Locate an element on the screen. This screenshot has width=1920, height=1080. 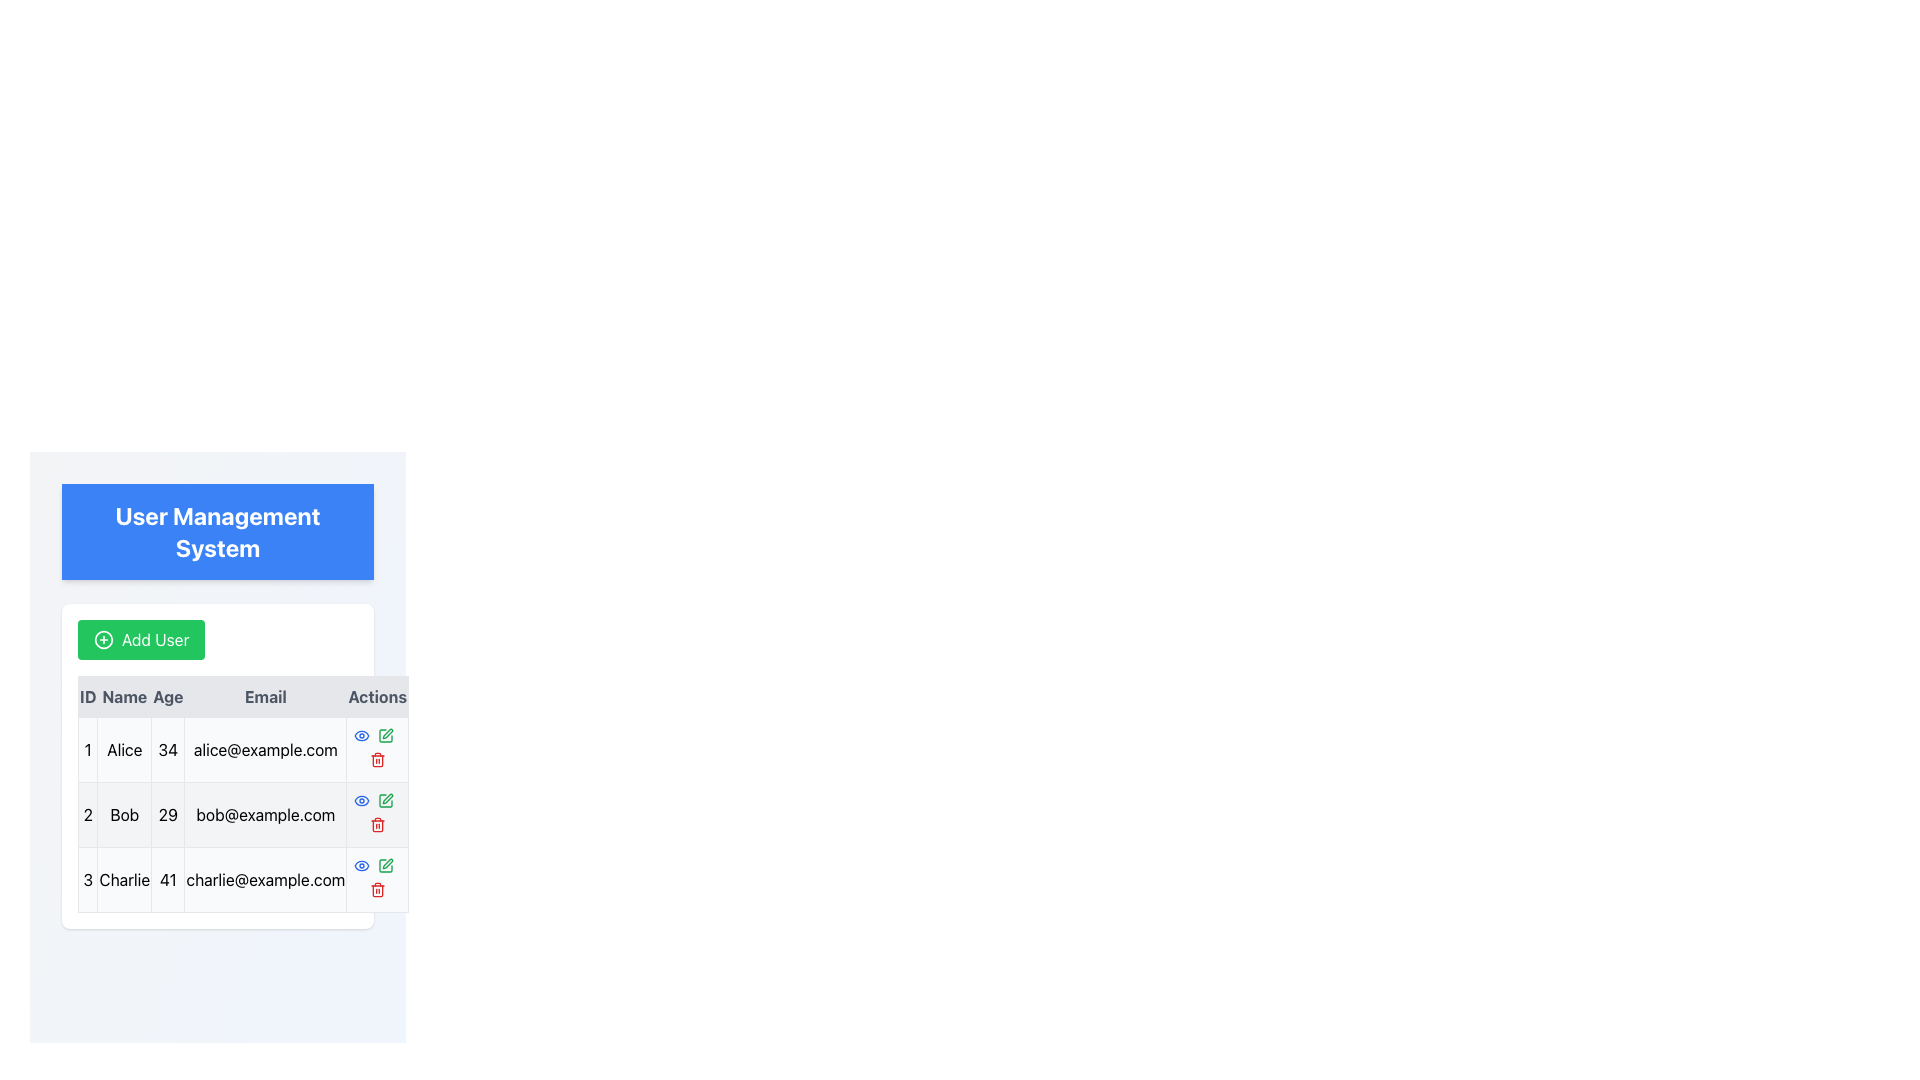
the 'Add User' button located at the top of the user management interface, below the 'User Management System' header is located at coordinates (140, 640).